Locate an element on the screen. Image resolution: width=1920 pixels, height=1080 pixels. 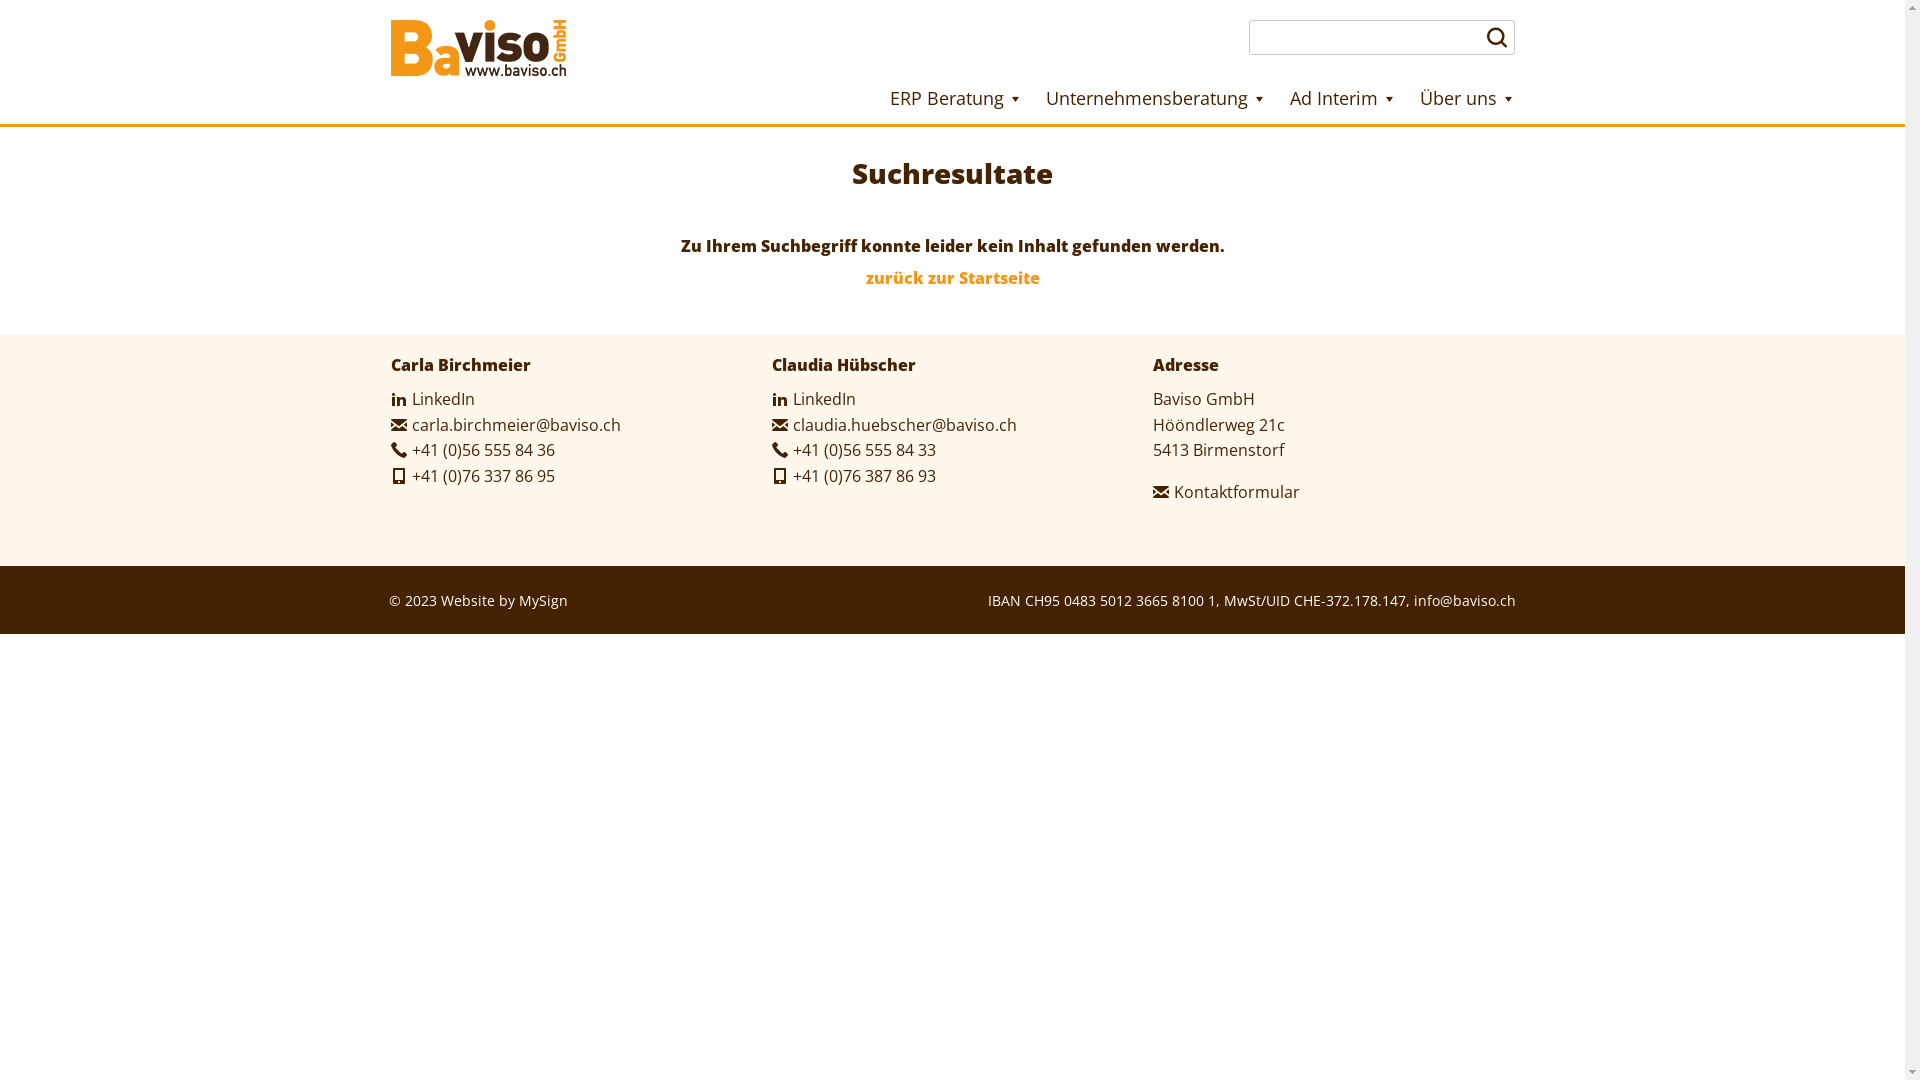
'Website by MySign' is located at coordinates (504, 599).